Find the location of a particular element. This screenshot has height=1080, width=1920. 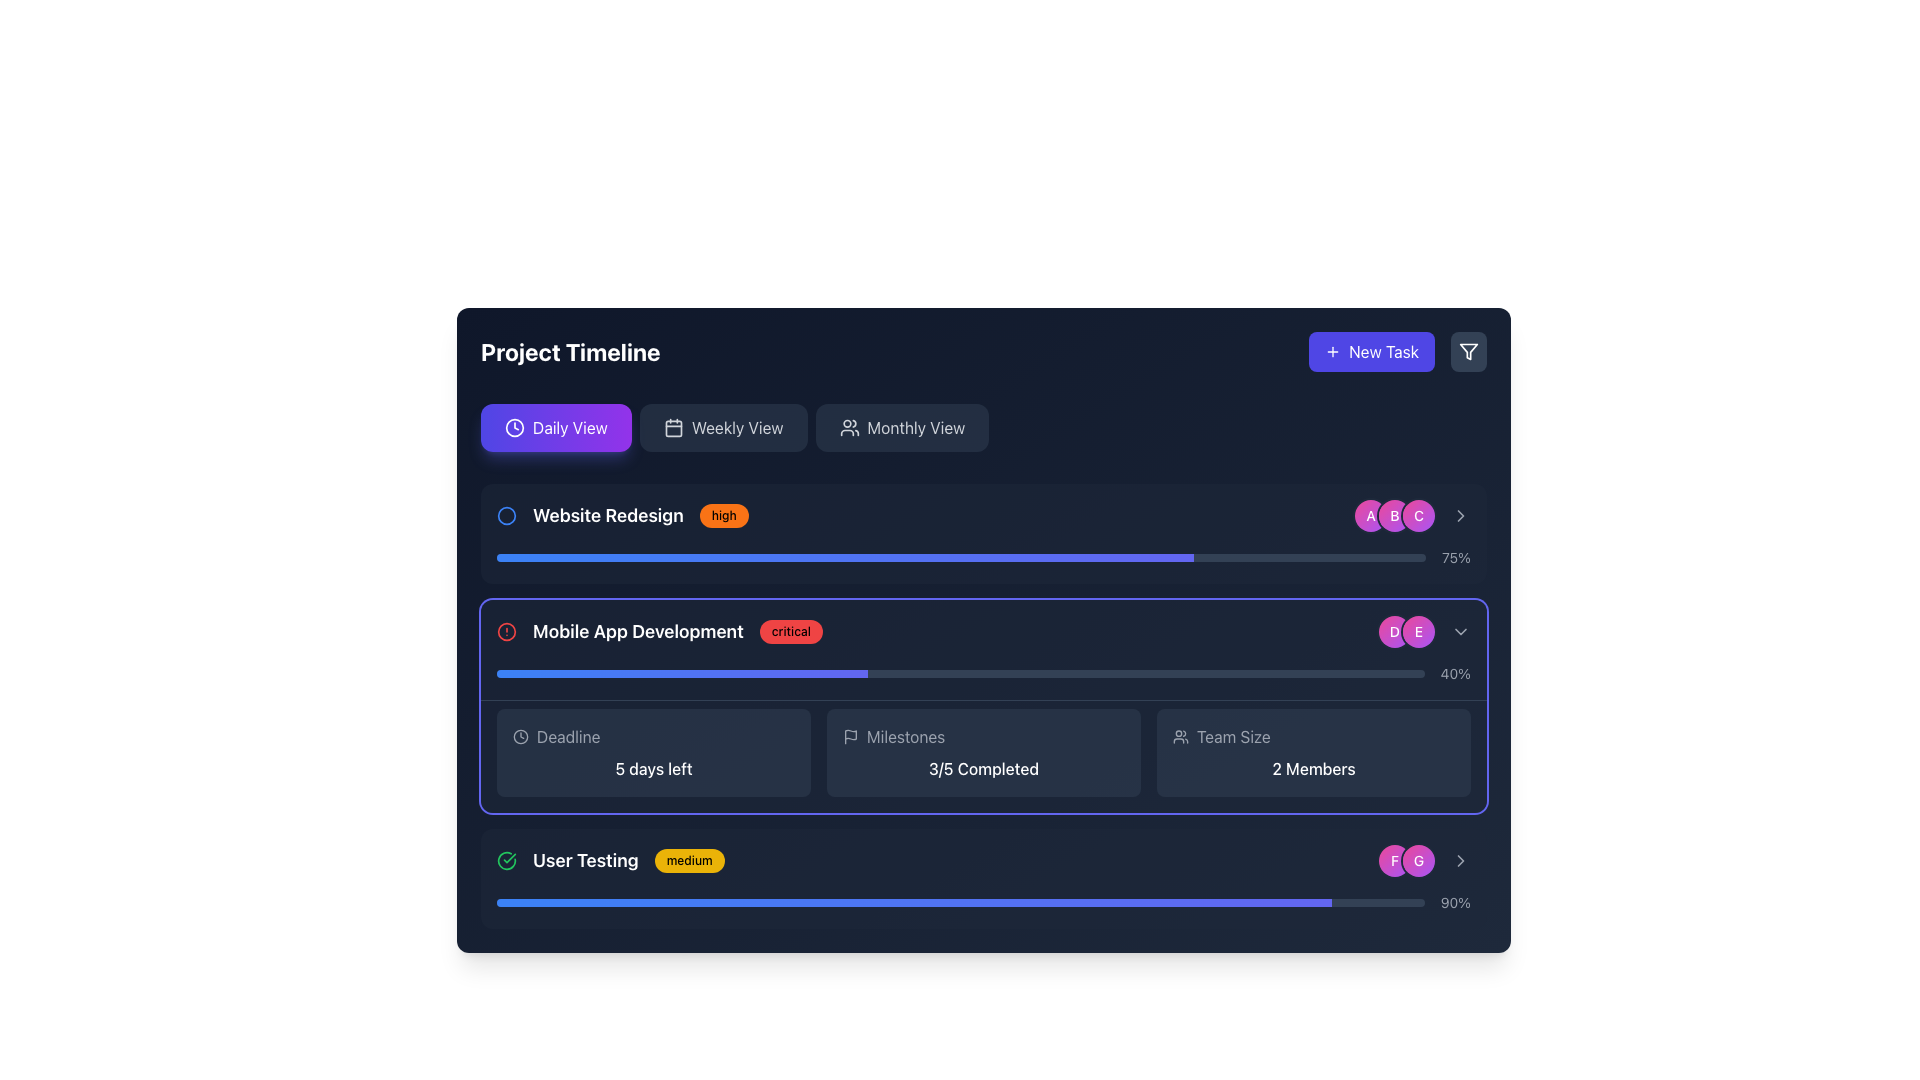

the visual details of the status icon located at the left-most position in the 'User Testing' task group, labeled 'medium', situated in the bottom section of the interface is located at coordinates (507, 859).